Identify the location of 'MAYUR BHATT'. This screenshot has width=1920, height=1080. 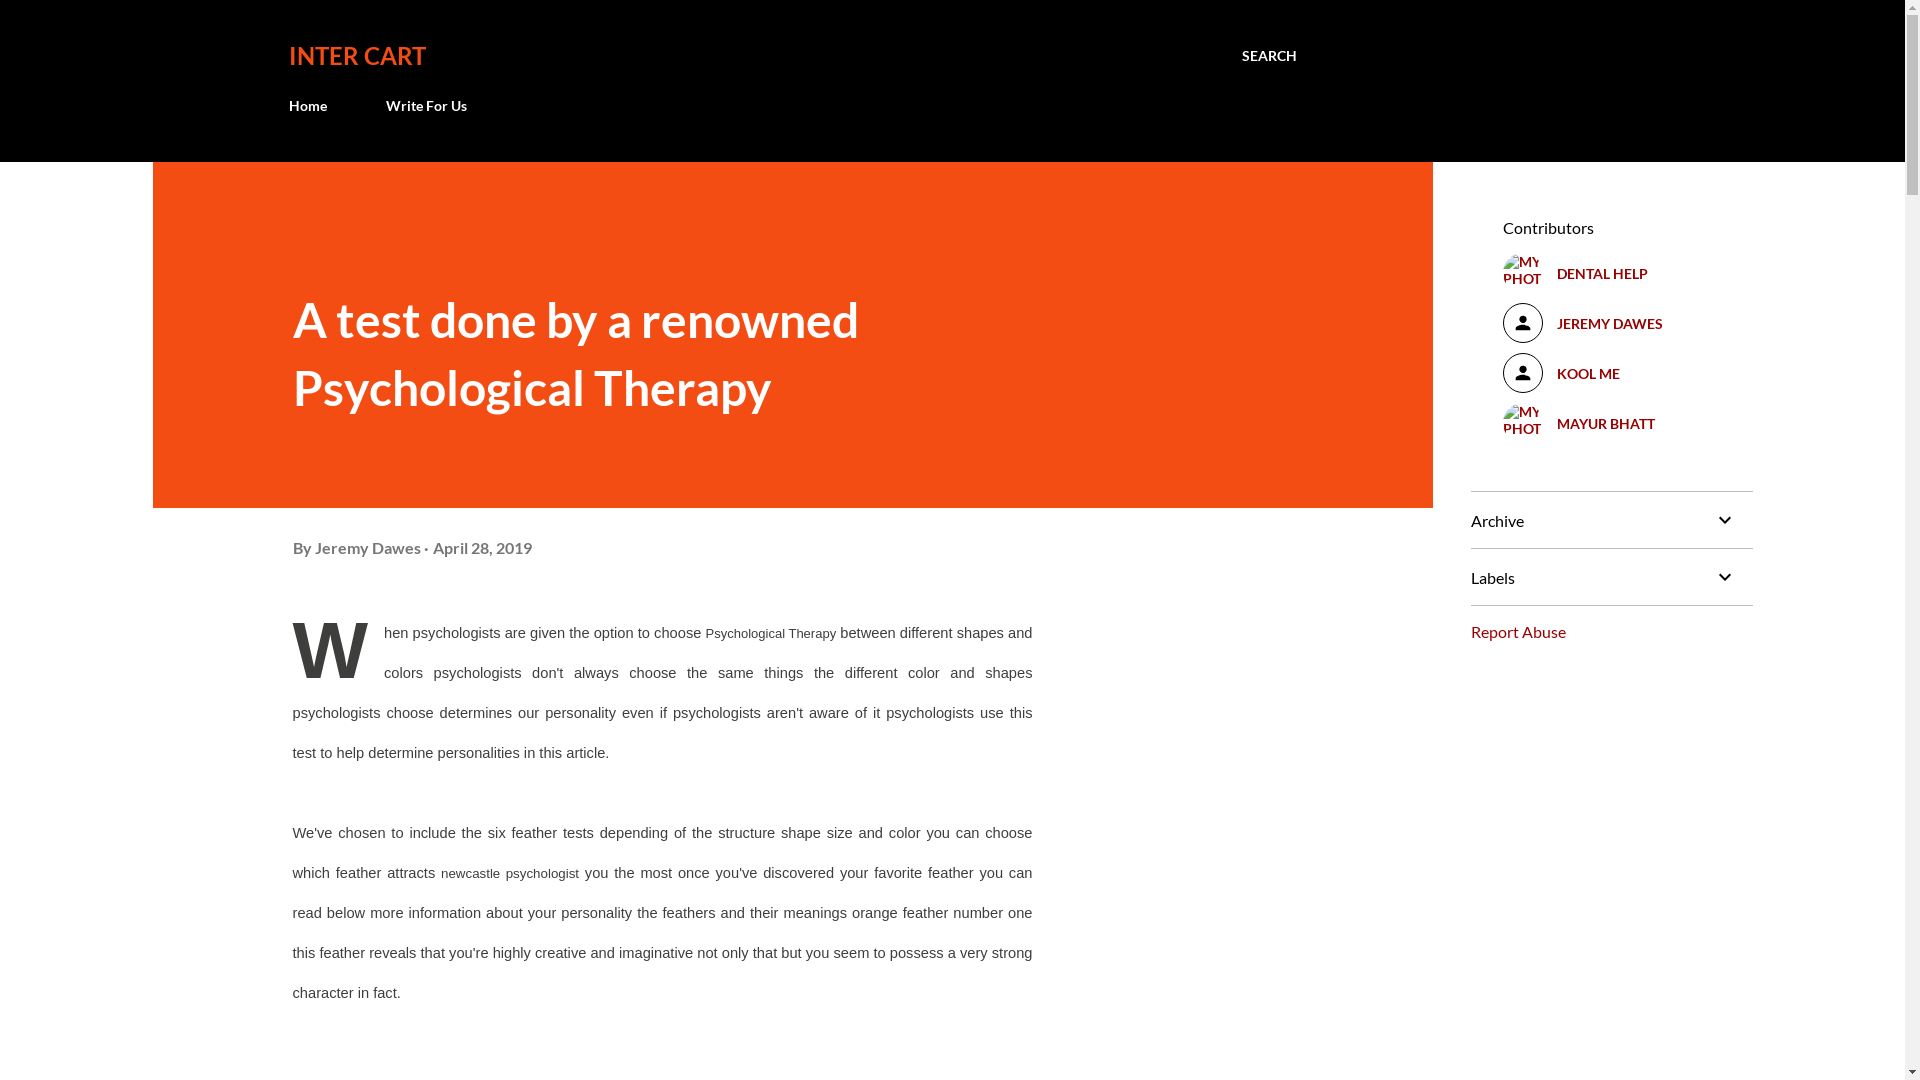
(1611, 422).